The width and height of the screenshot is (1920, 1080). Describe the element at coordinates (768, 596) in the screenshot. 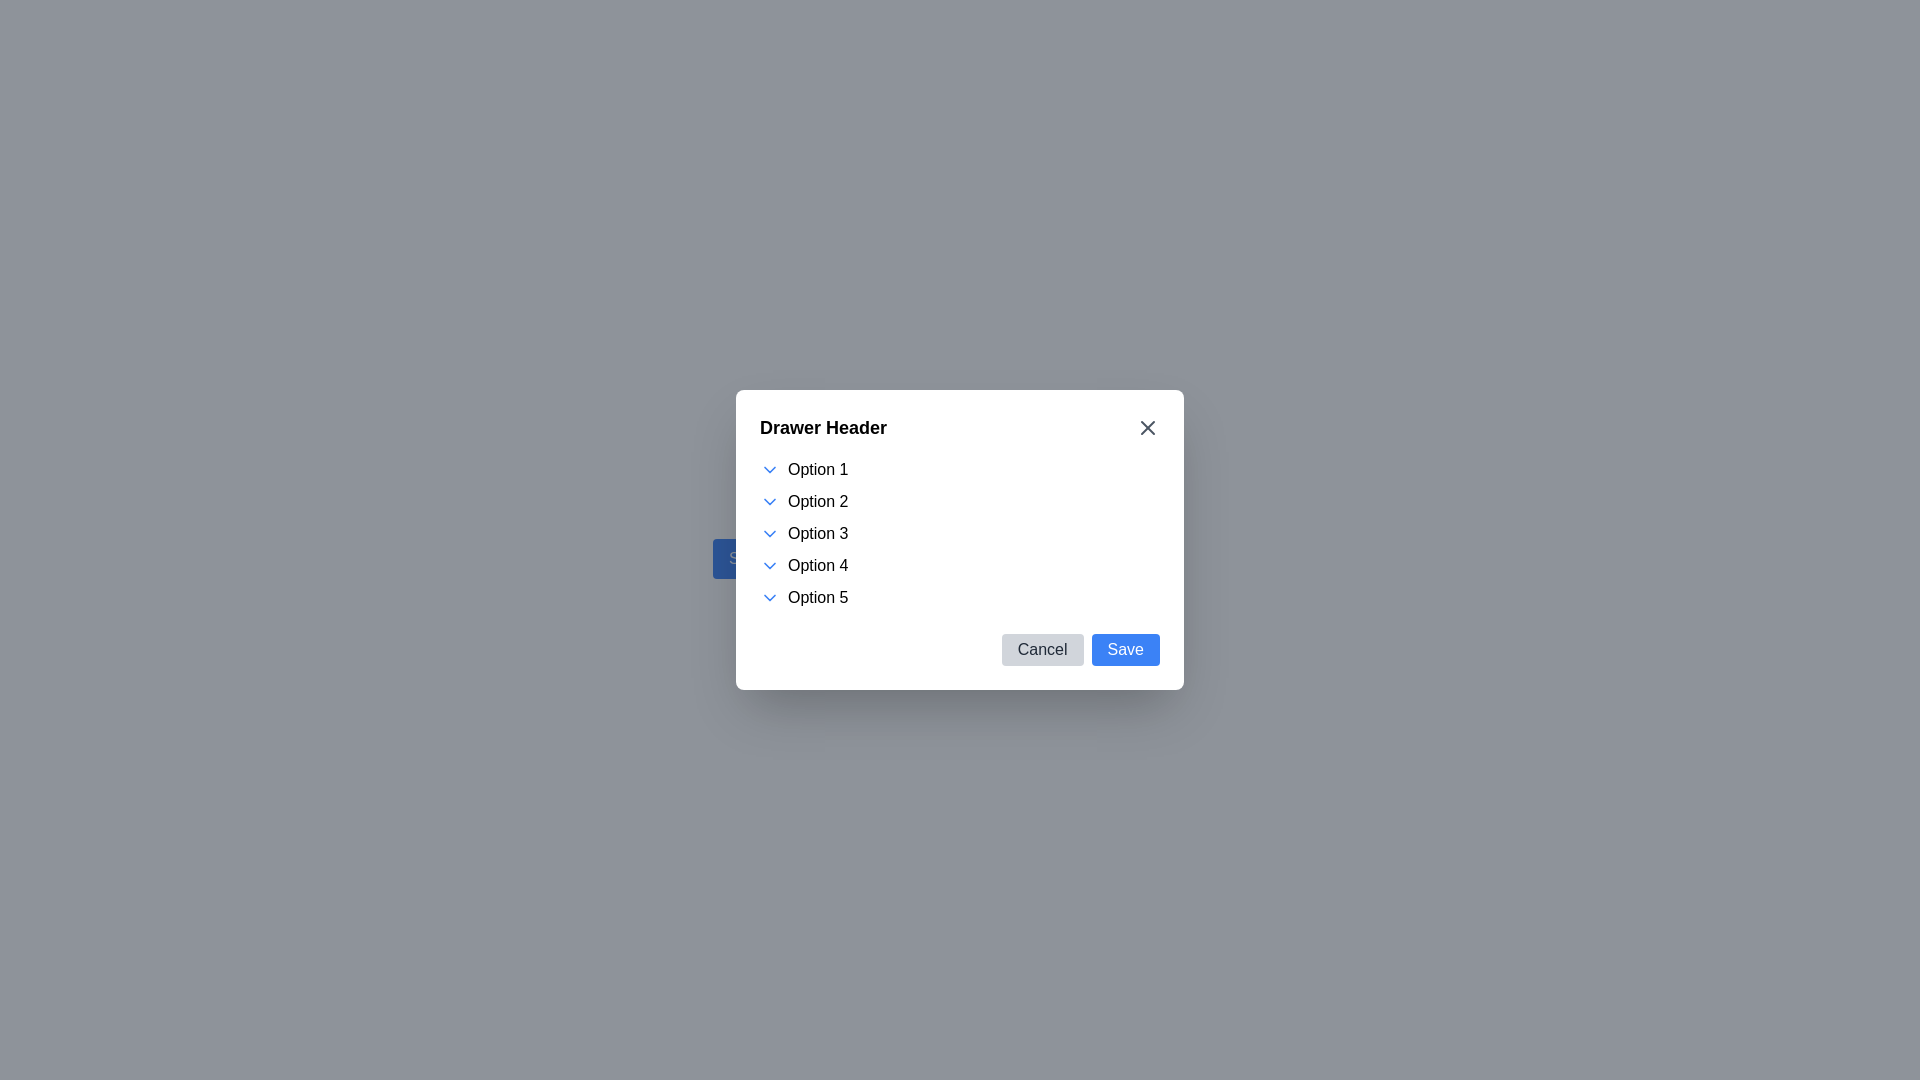

I see `the blue chevron-down icon located to the left of the text 'Option 5'` at that location.